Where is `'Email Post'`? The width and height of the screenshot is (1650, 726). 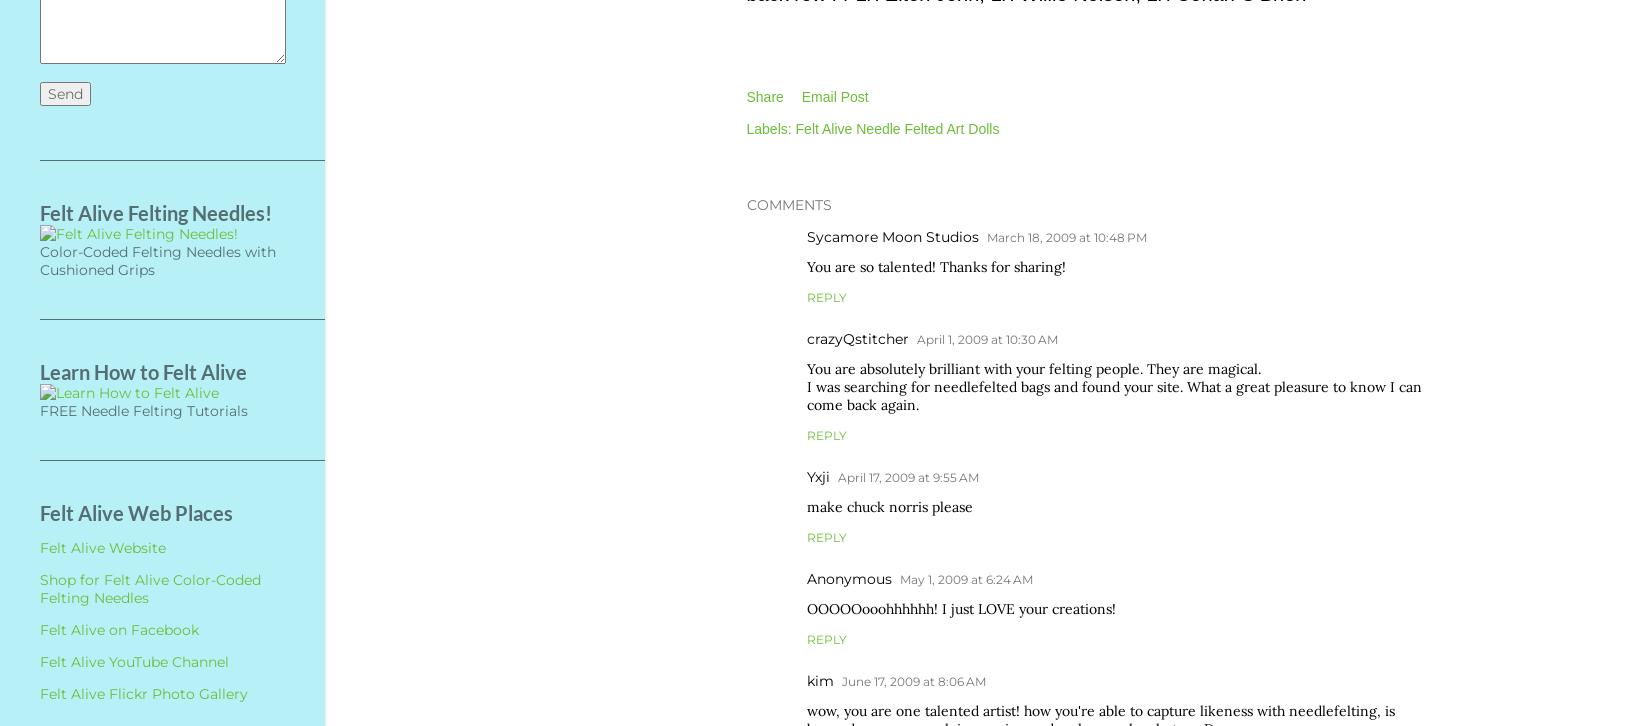
'Email Post' is located at coordinates (834, 96).